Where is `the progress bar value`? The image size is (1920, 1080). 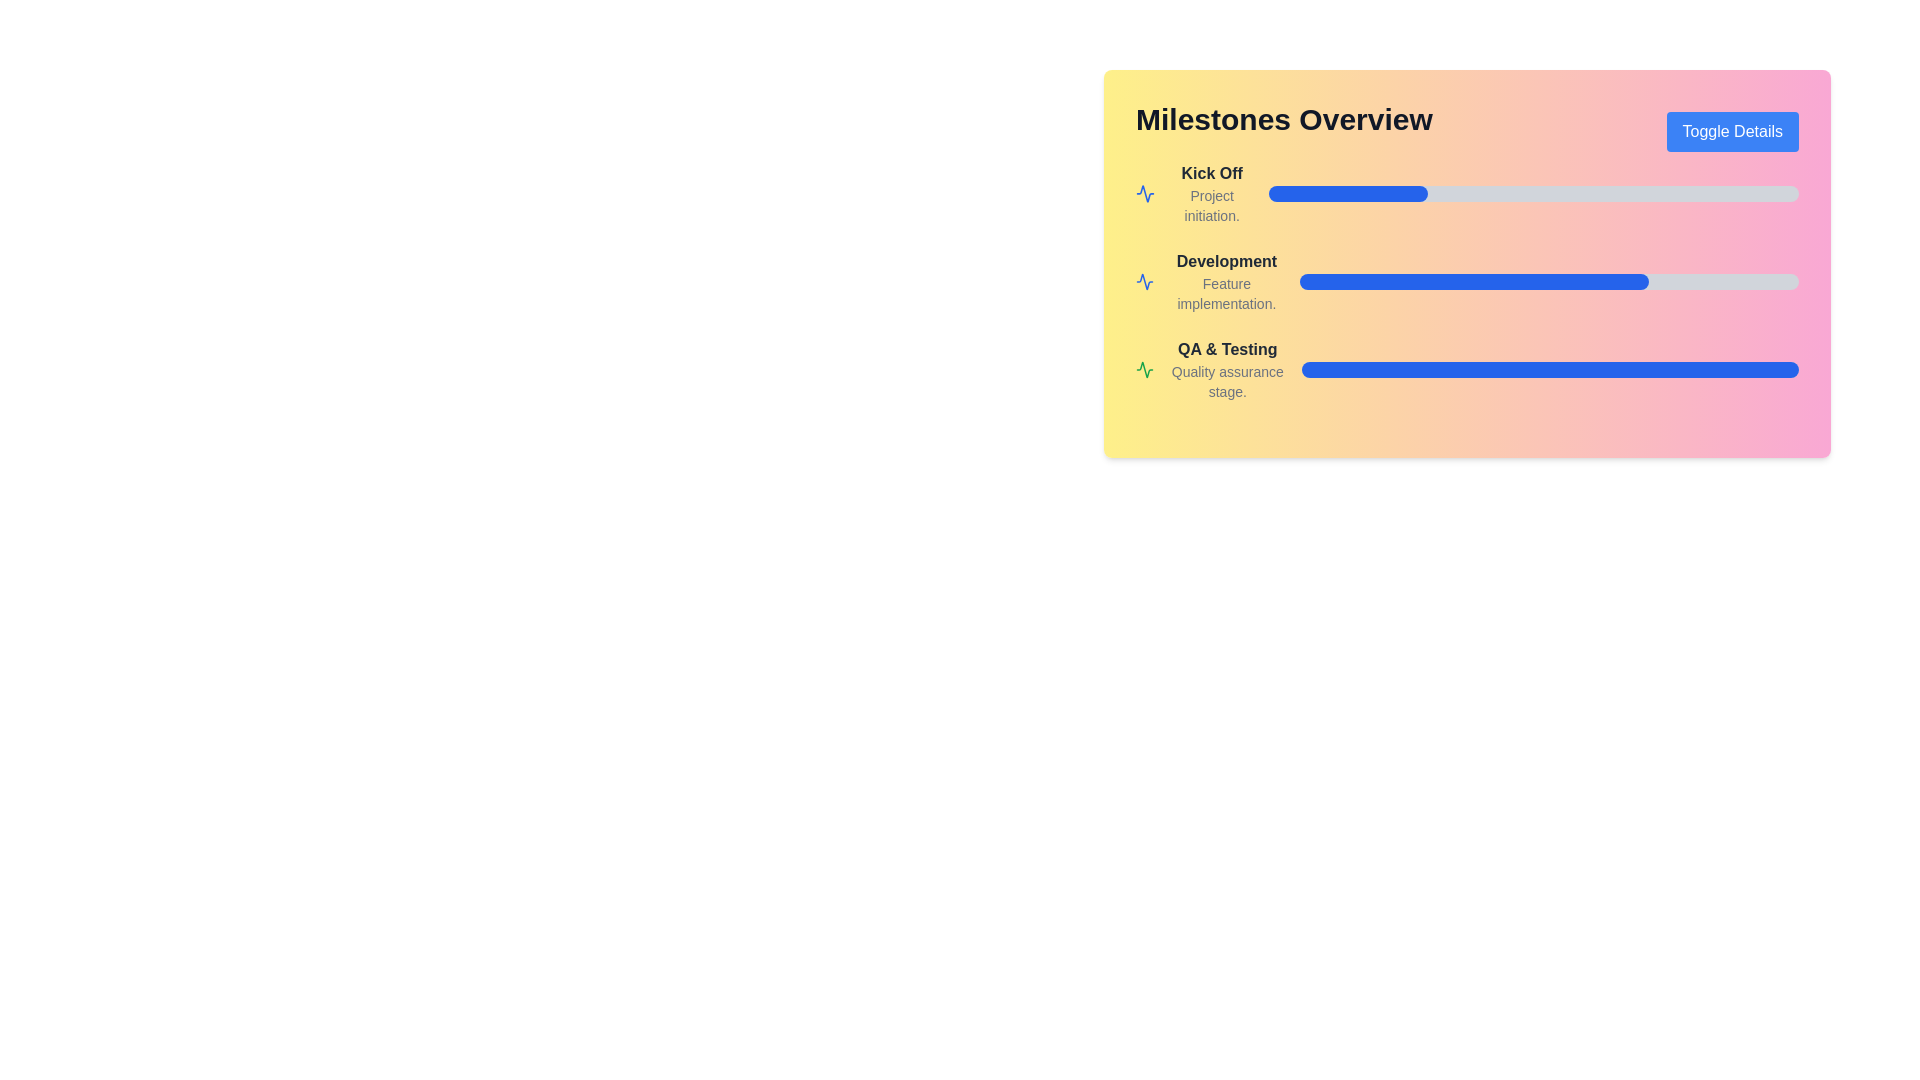
the progress bar value is located at coordinates (1659, 370).